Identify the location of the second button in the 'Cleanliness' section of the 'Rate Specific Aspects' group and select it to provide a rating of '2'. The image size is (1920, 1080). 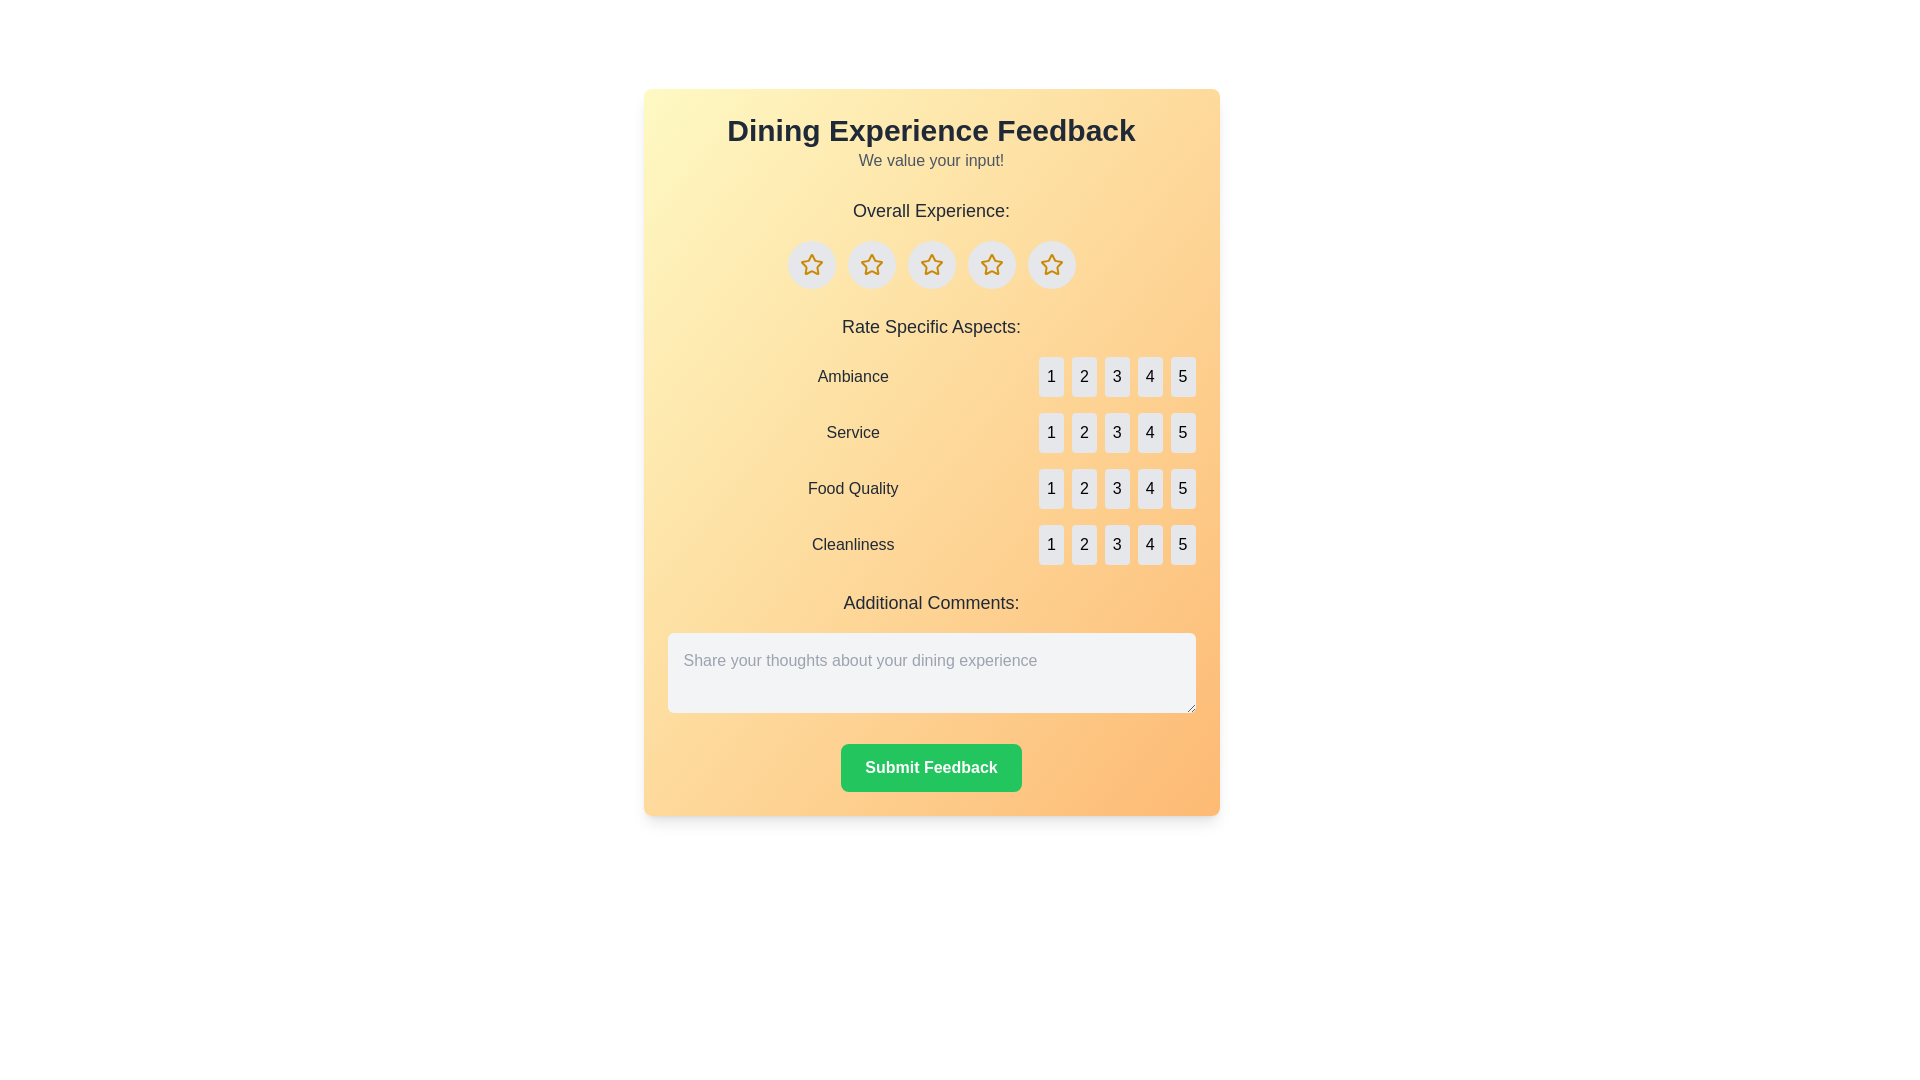
(1083, 544).